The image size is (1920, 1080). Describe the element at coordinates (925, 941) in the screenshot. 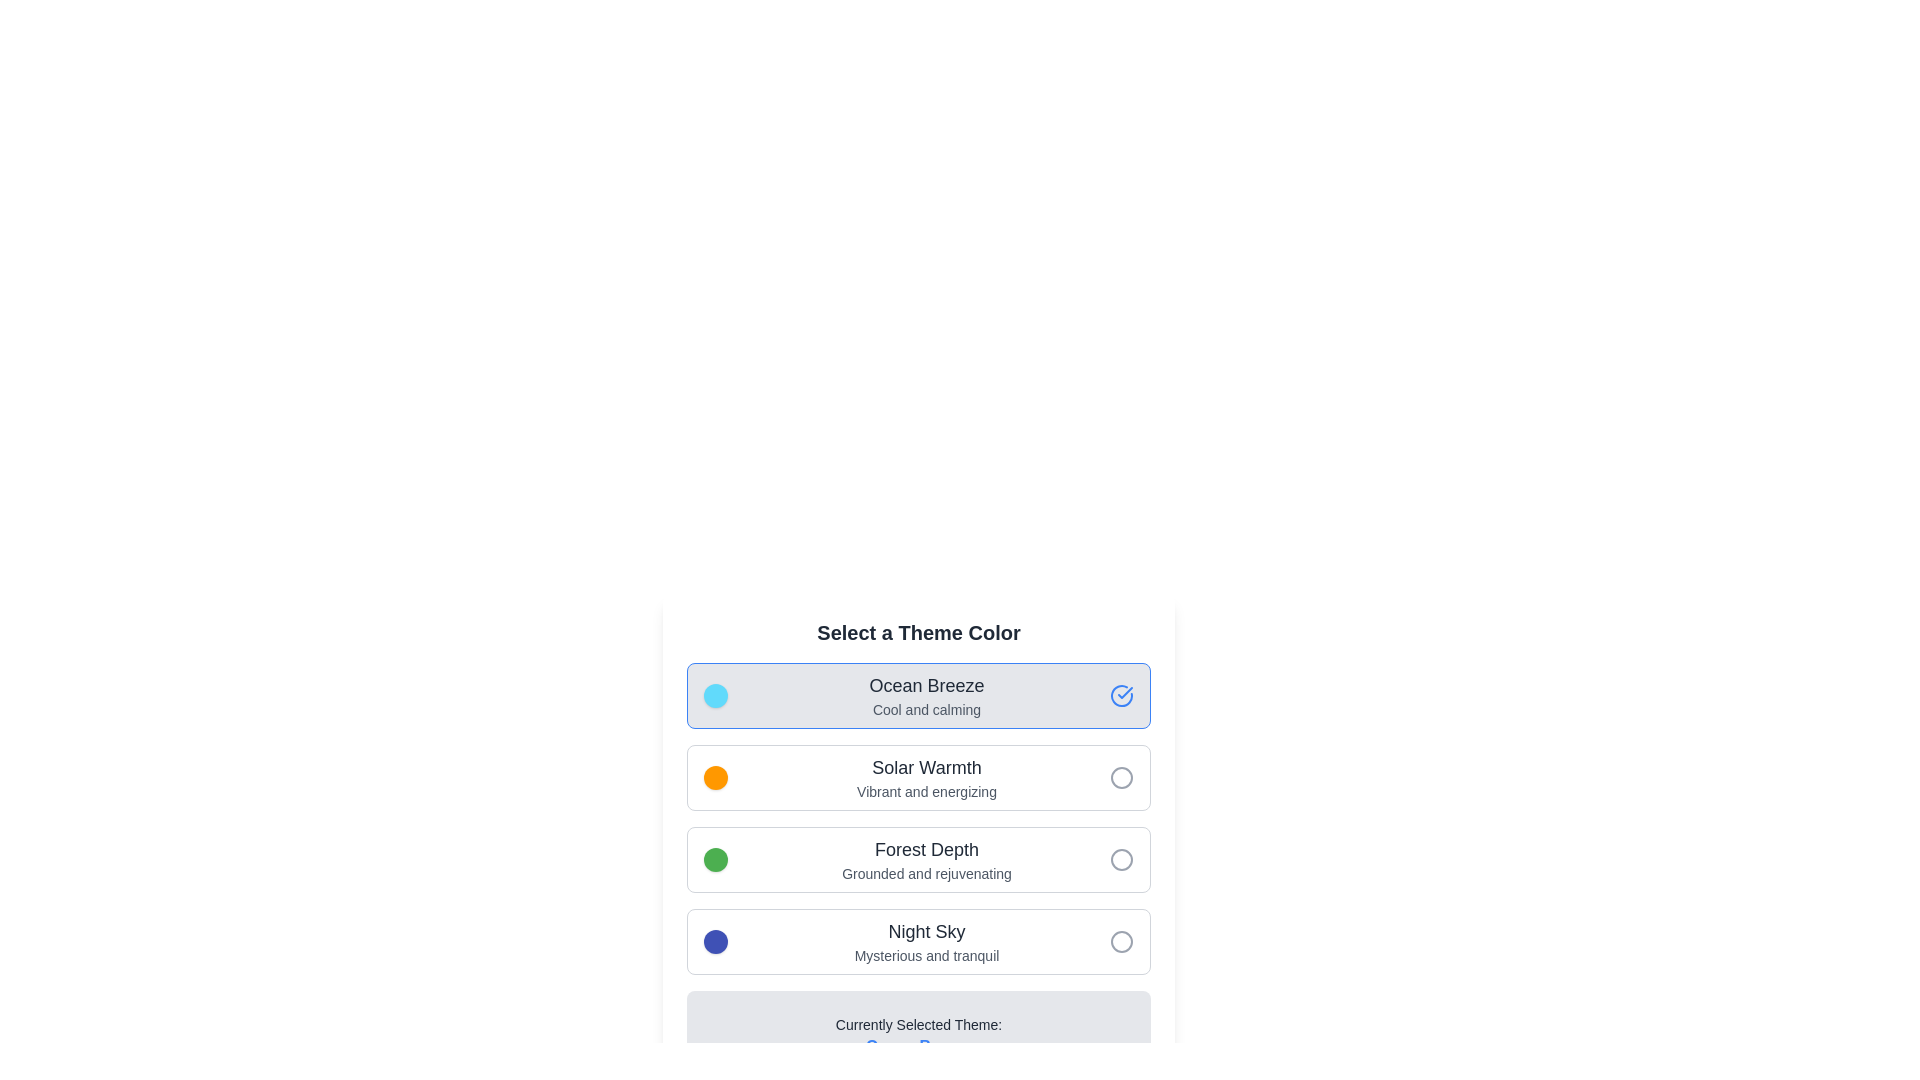

I see `the Text block displaying the title 'Night Sky' and subtitle 'Mysterious and tranquil'` at that location.